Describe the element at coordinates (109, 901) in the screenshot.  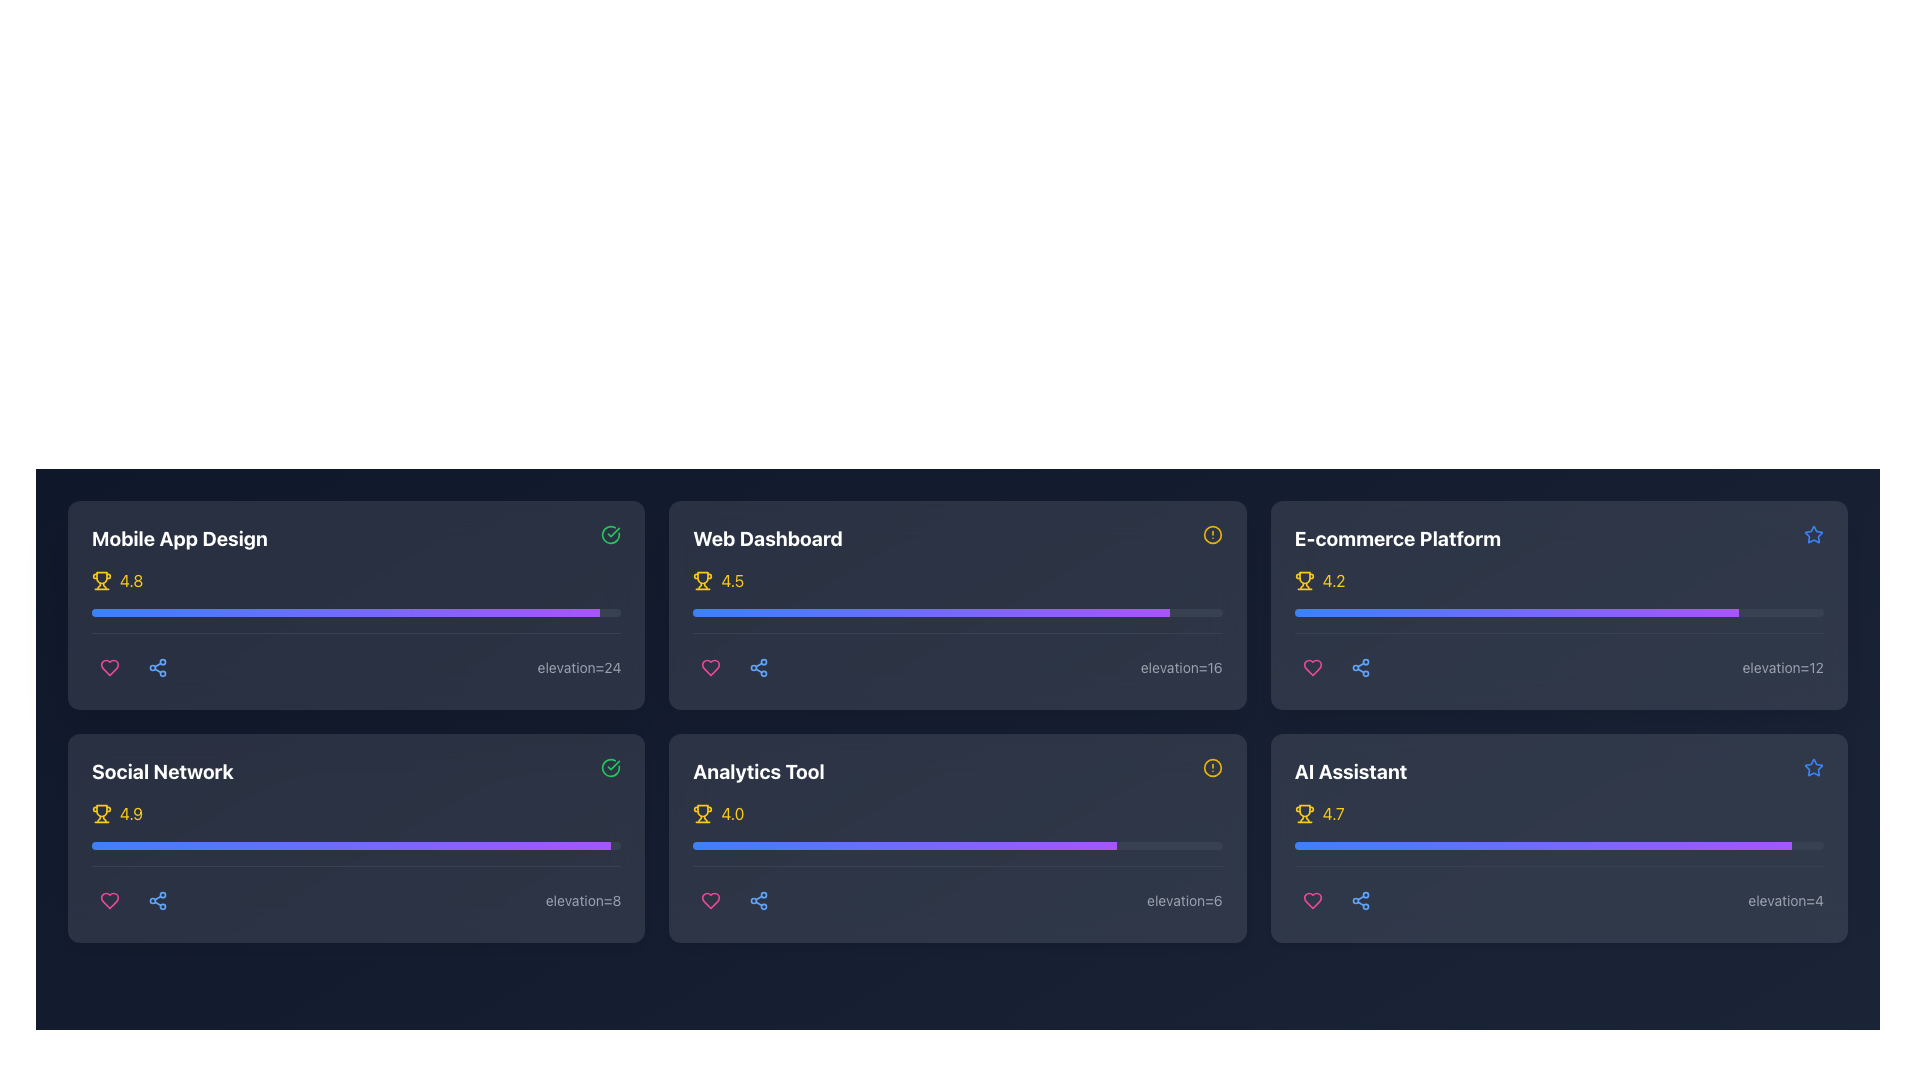
I see `the heart icon located below the progress bar in the 'Social Network' card to express a liking action towards the item` at that location.